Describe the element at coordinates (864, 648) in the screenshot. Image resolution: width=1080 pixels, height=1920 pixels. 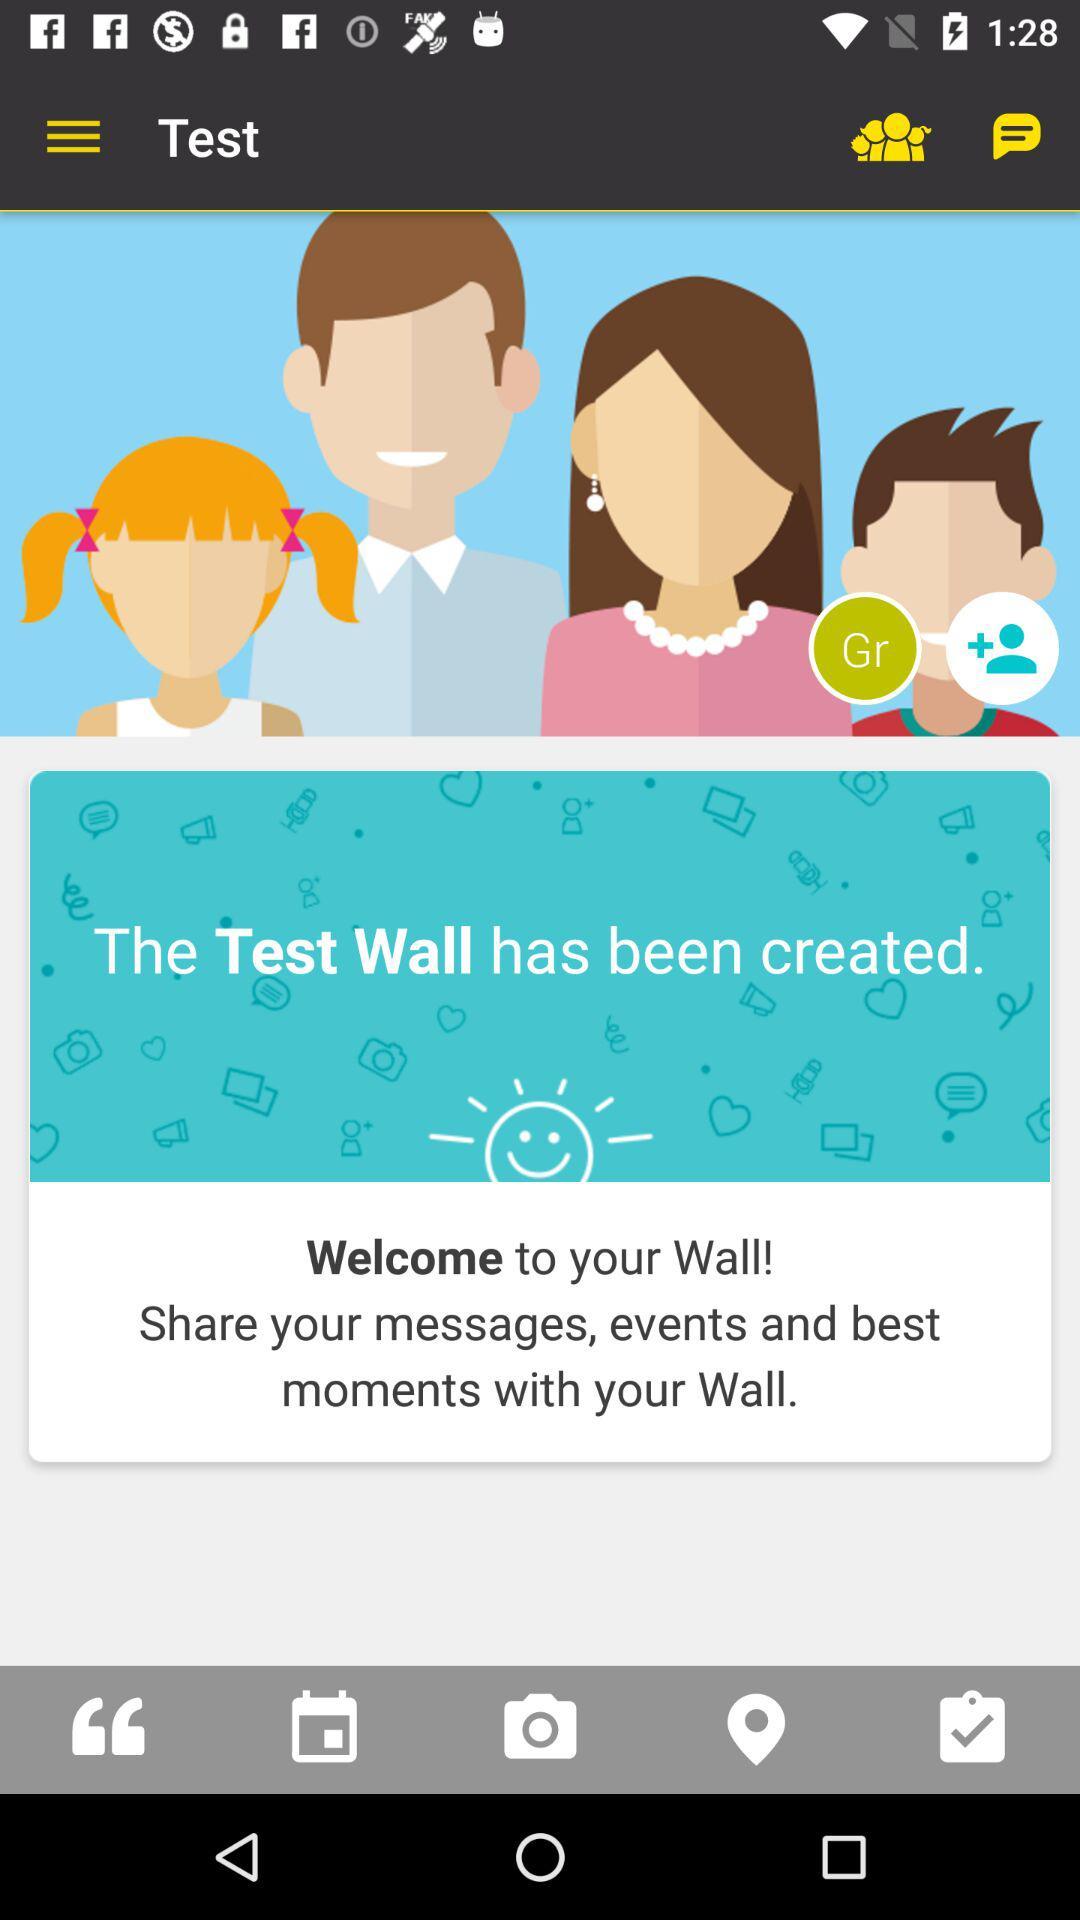
I see `the gr` at that location.